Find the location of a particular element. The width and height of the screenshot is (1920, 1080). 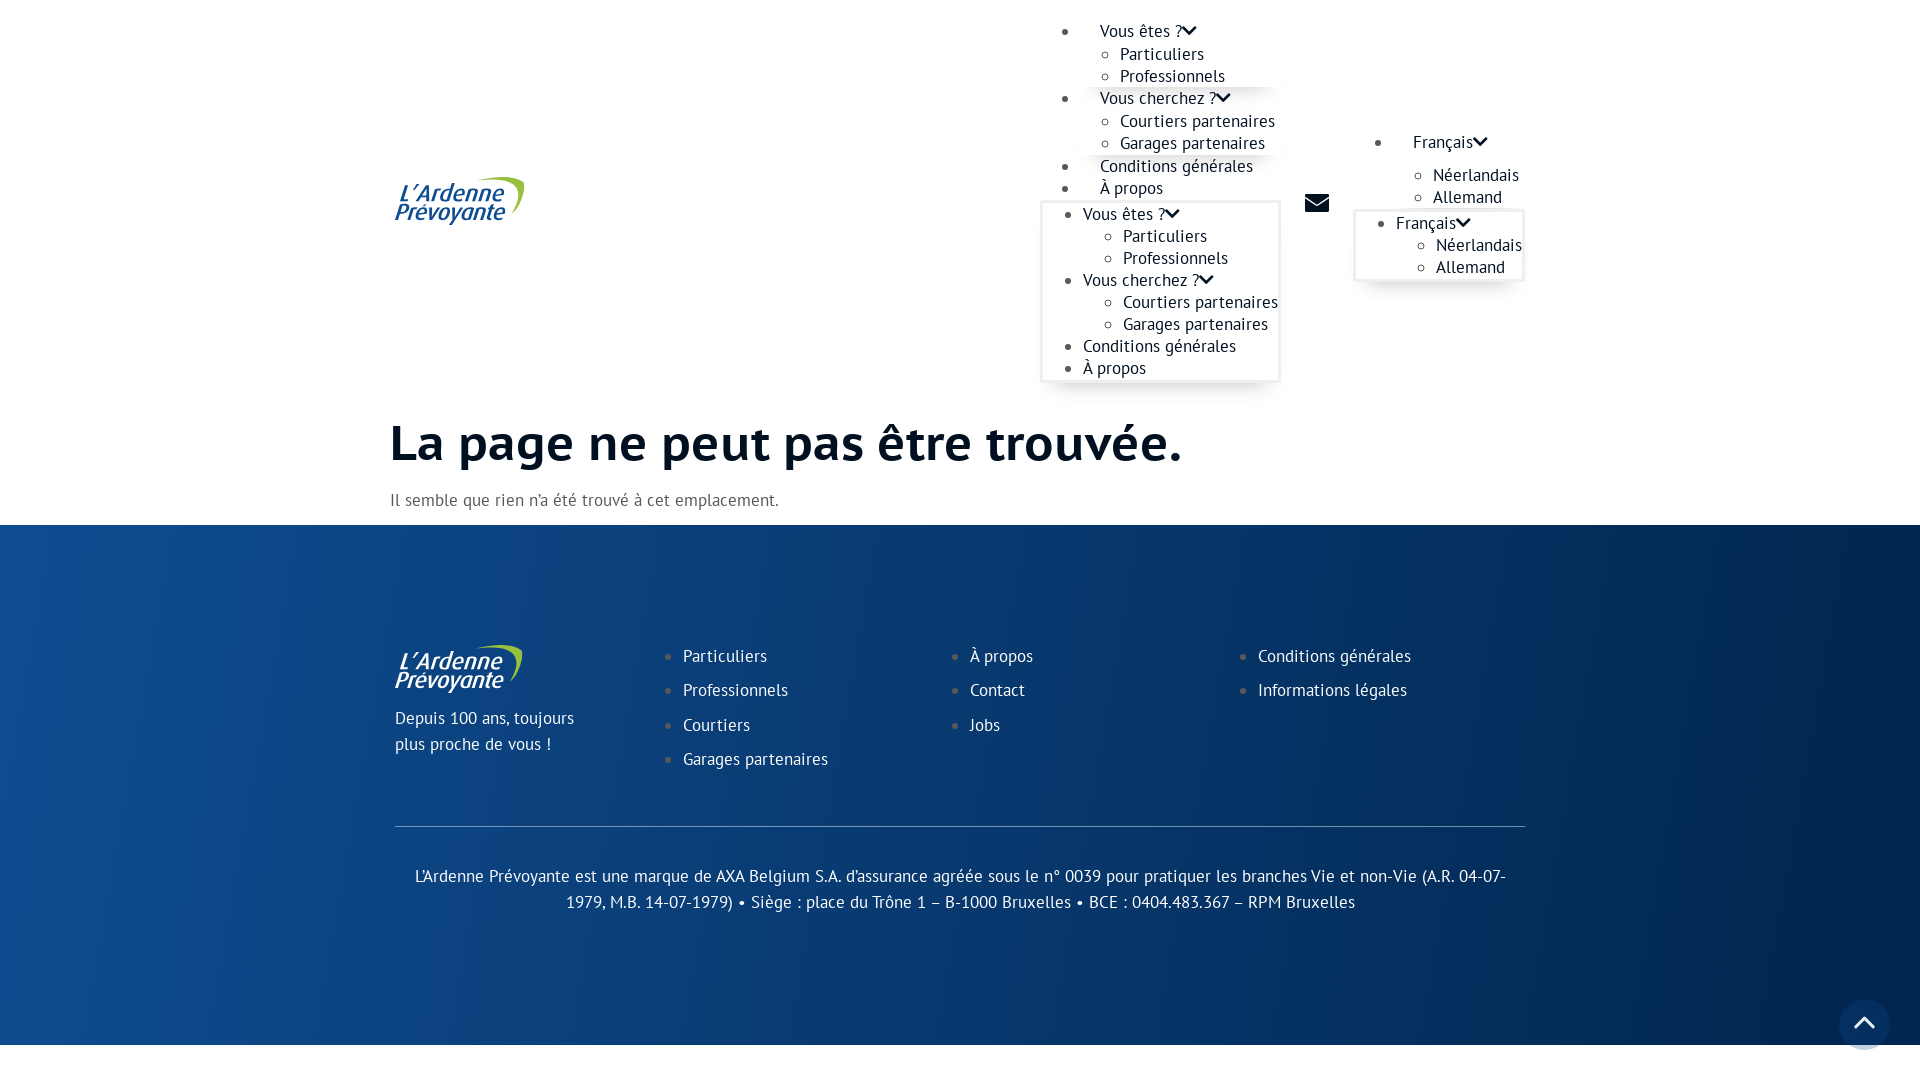

'Particuliers' is located at coordinates (1161, 53).